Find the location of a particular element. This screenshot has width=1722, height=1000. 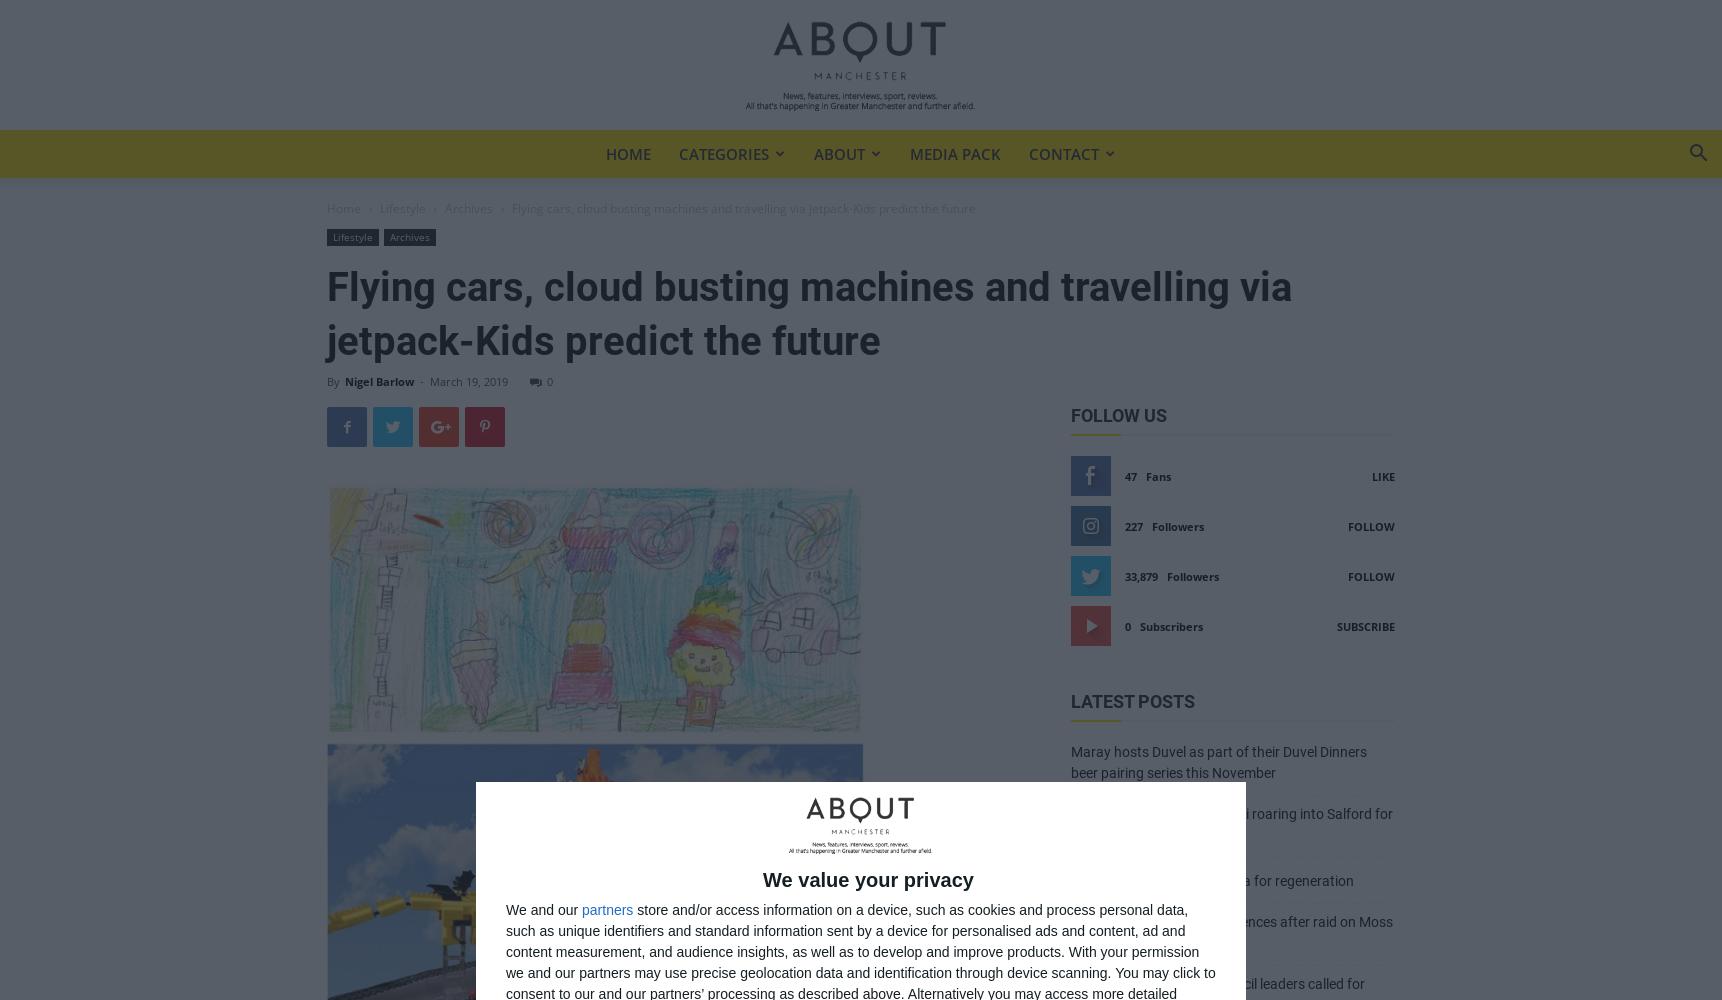

'By' is located at coordinates (332, 381).